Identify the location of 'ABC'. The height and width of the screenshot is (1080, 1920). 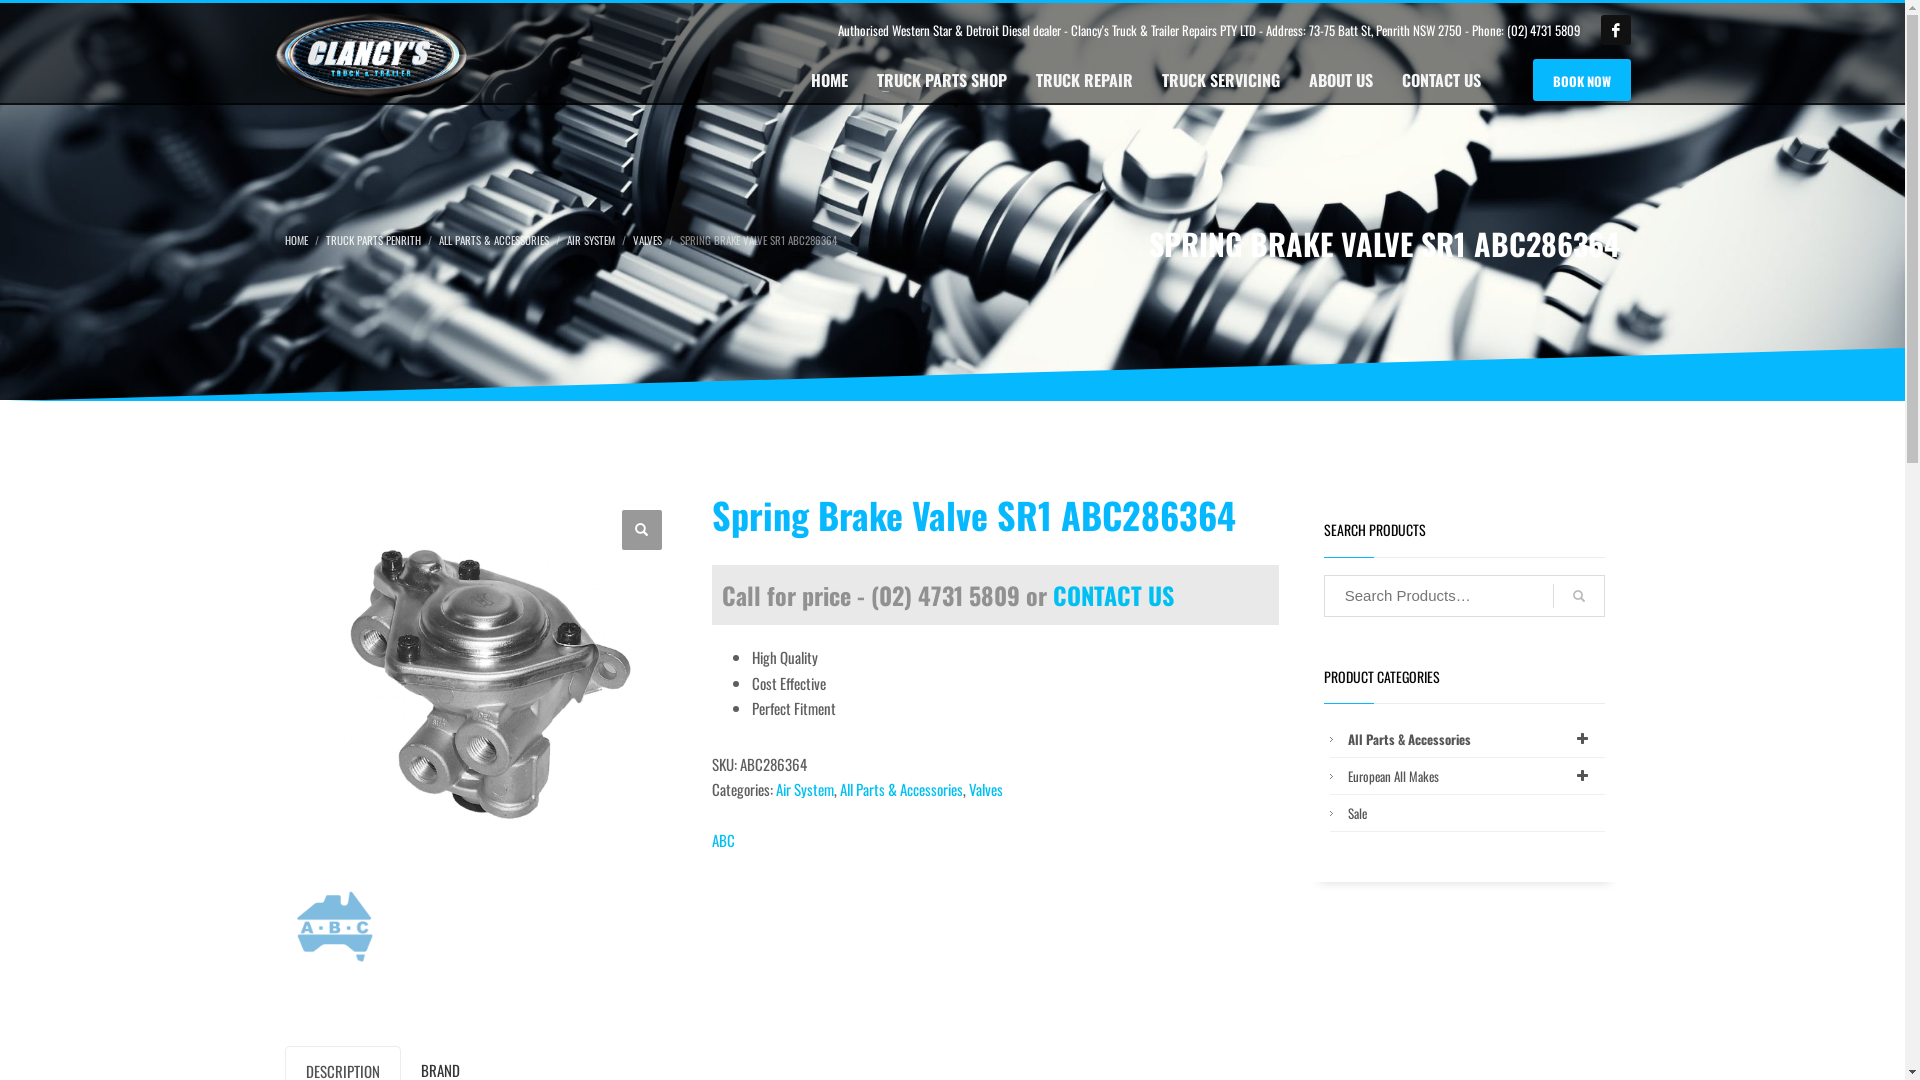
(722, 840).